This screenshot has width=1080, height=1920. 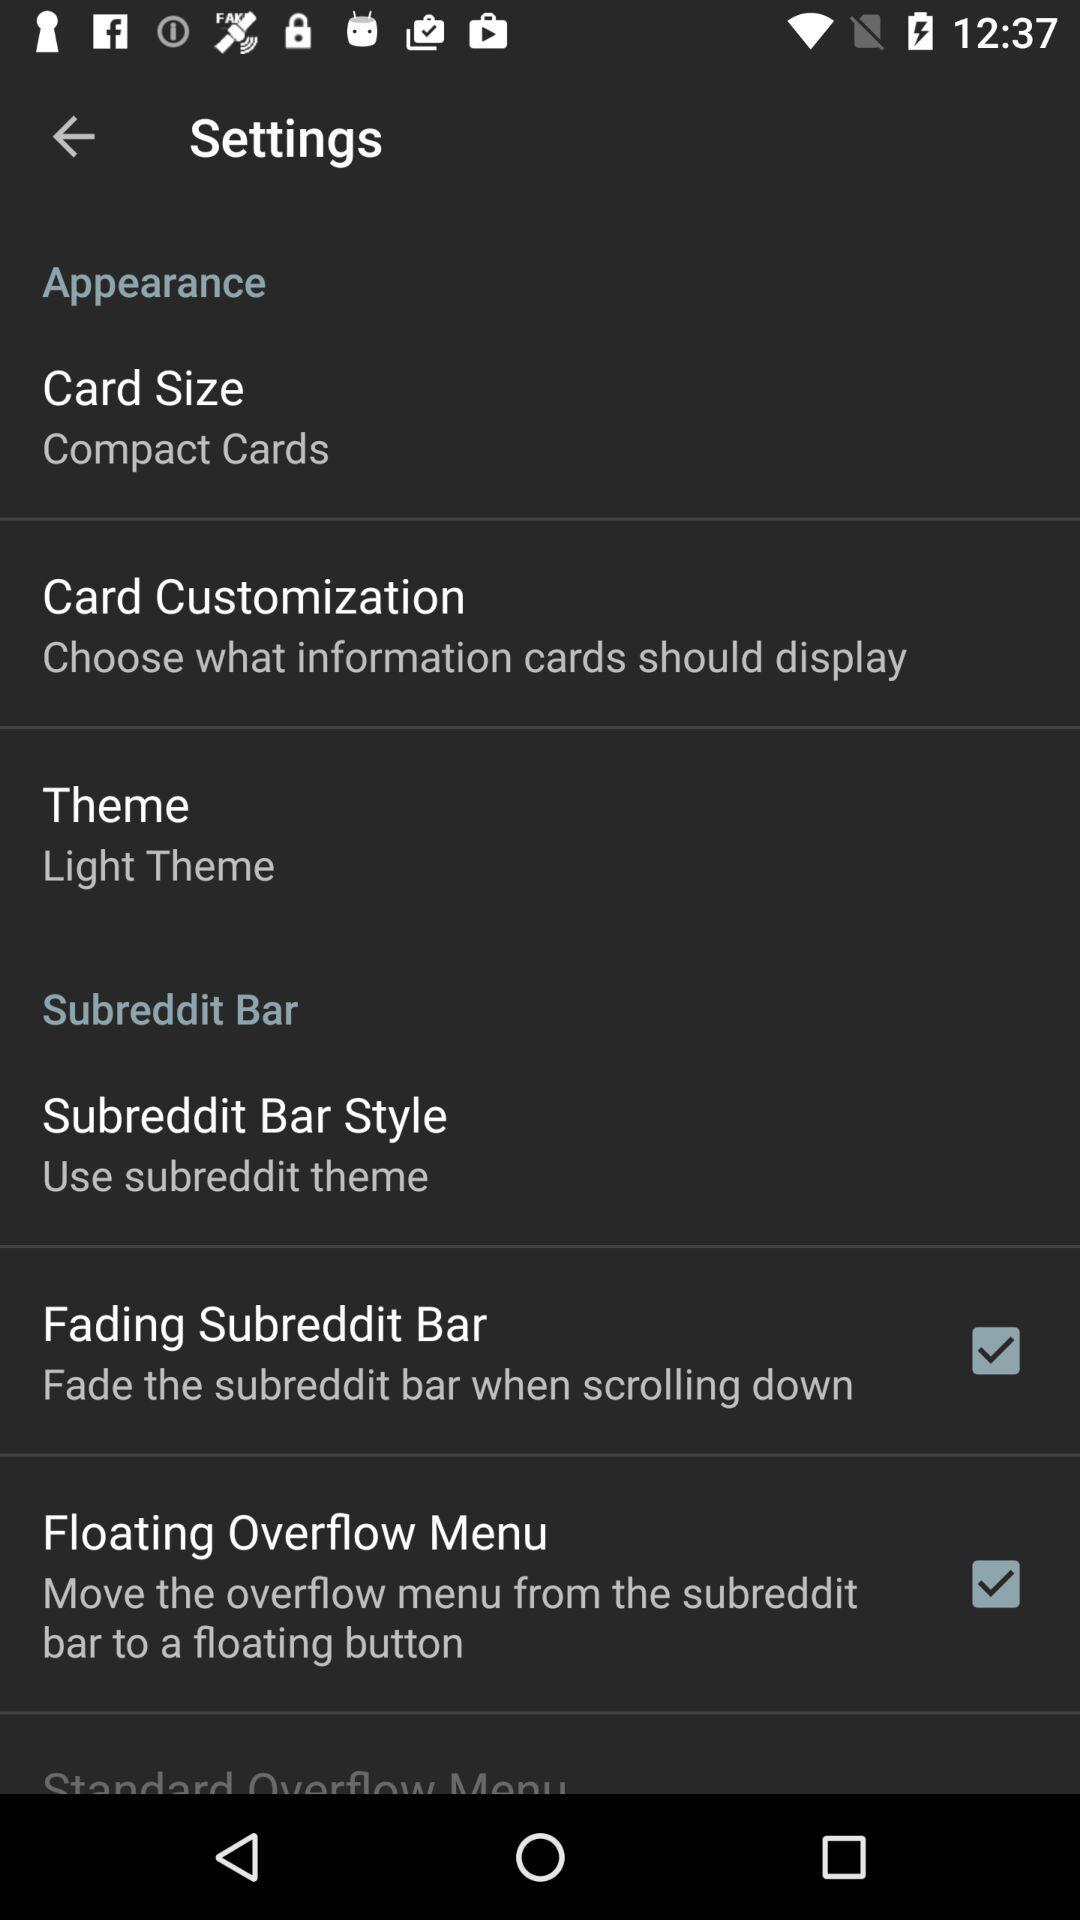 What do you see at coordinates (474, 655) in the screenshot?
I see `choose what information item` at bounding box center [474, 655].